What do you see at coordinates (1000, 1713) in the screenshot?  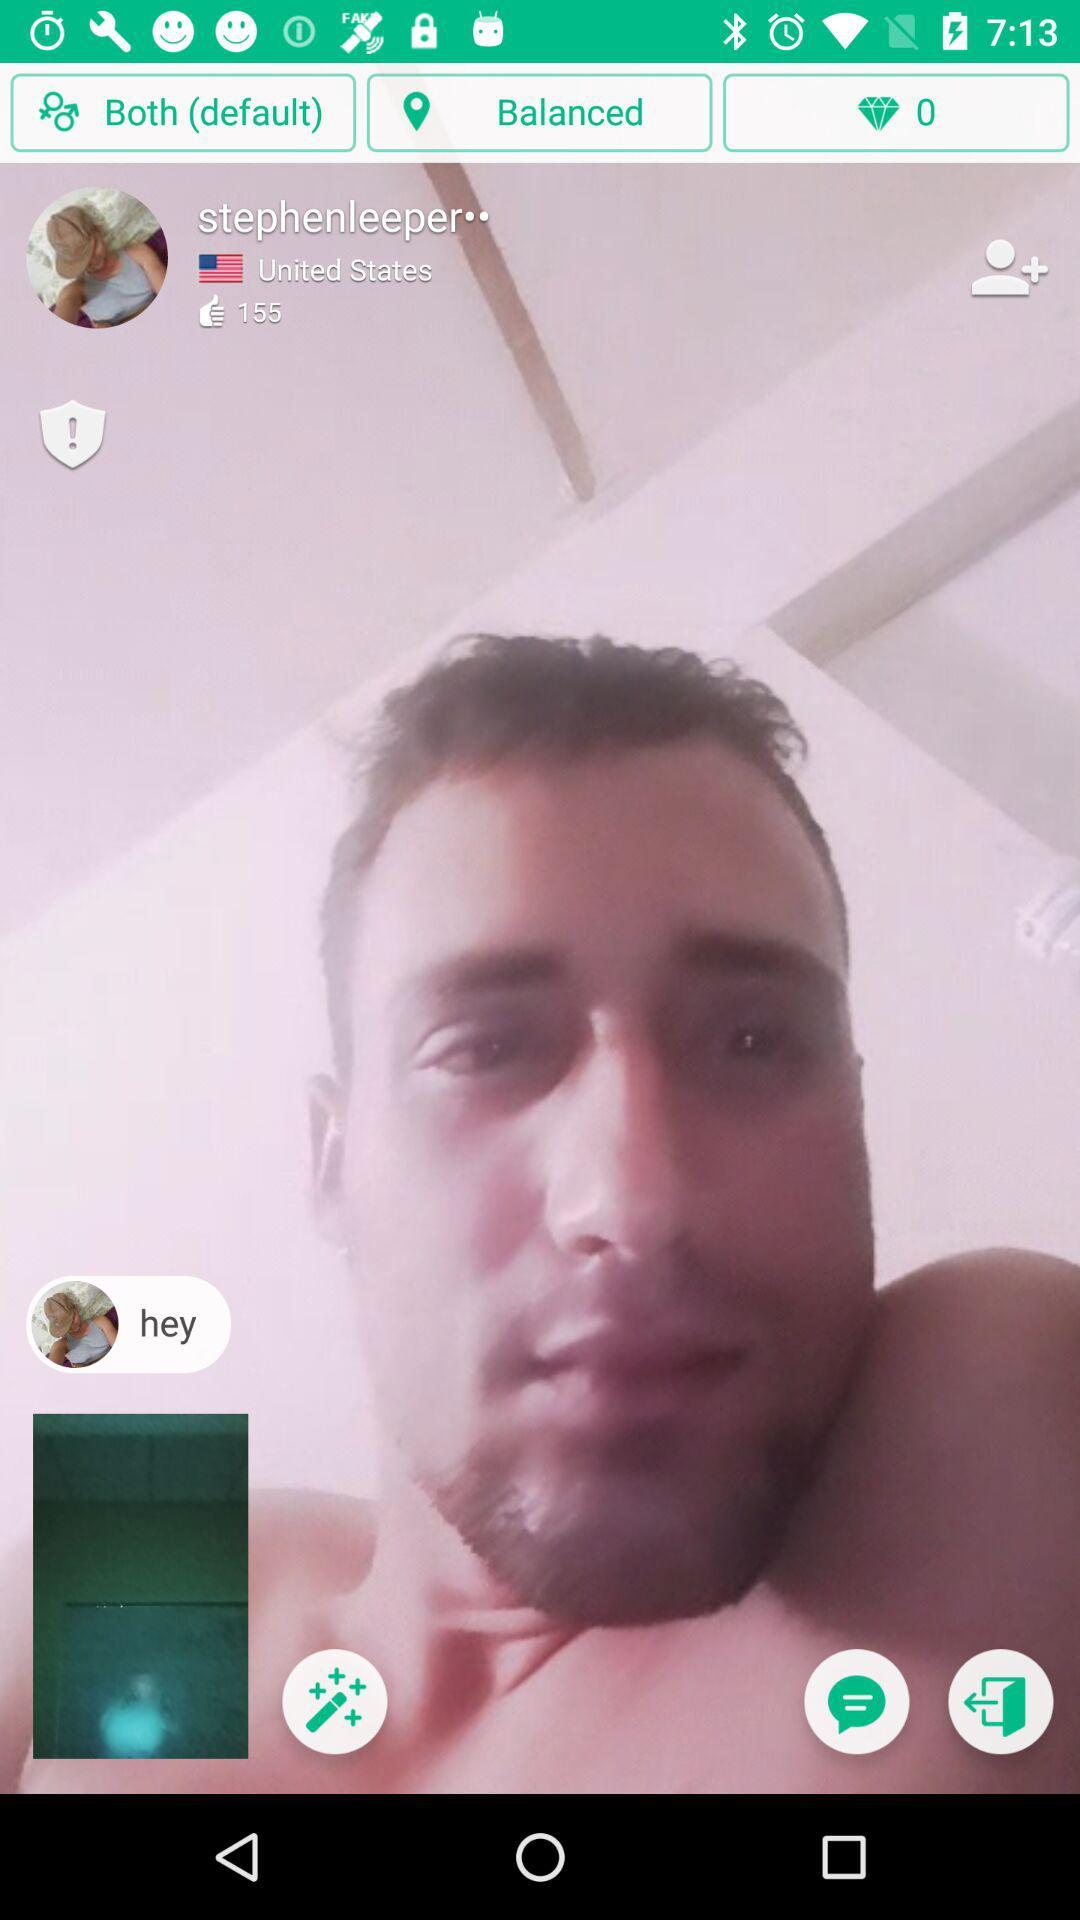 I see `exit button` at bounding box center [1000, 1713].